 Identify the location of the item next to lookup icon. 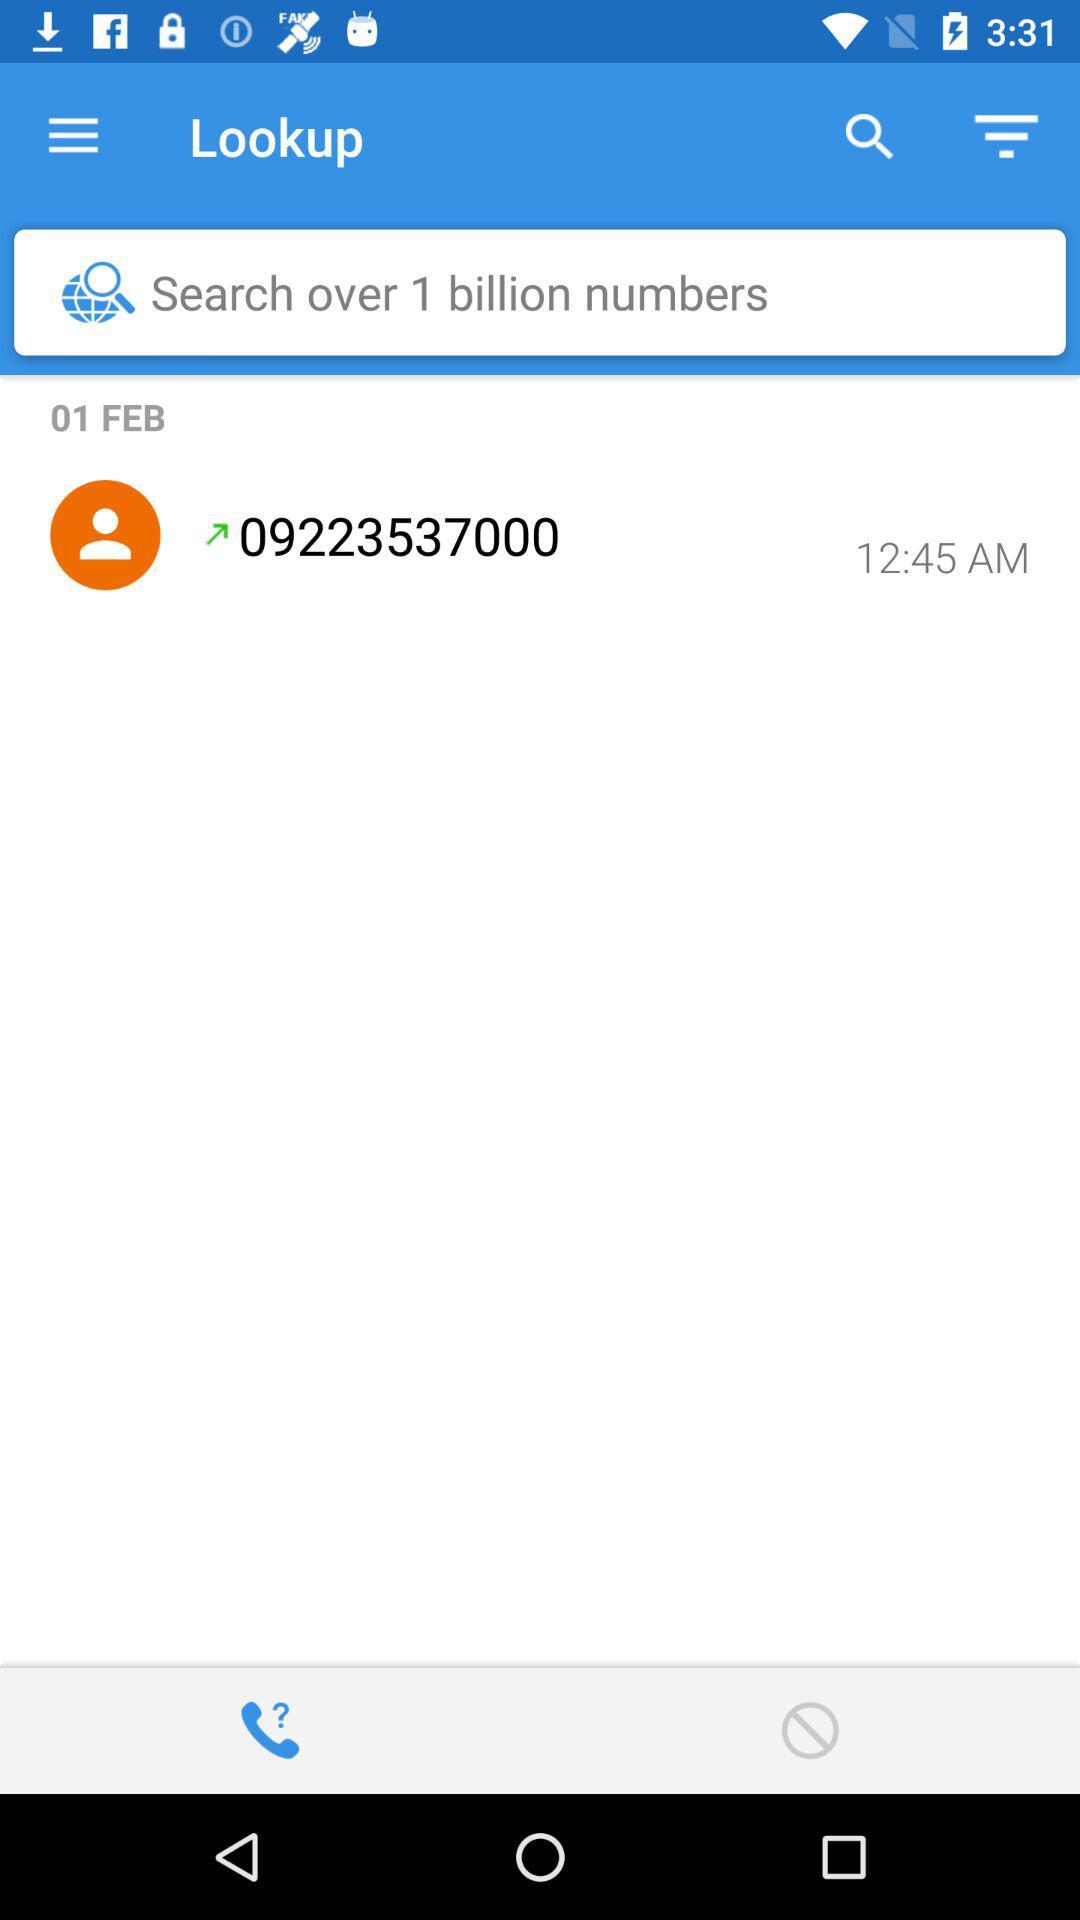
(72, 135).